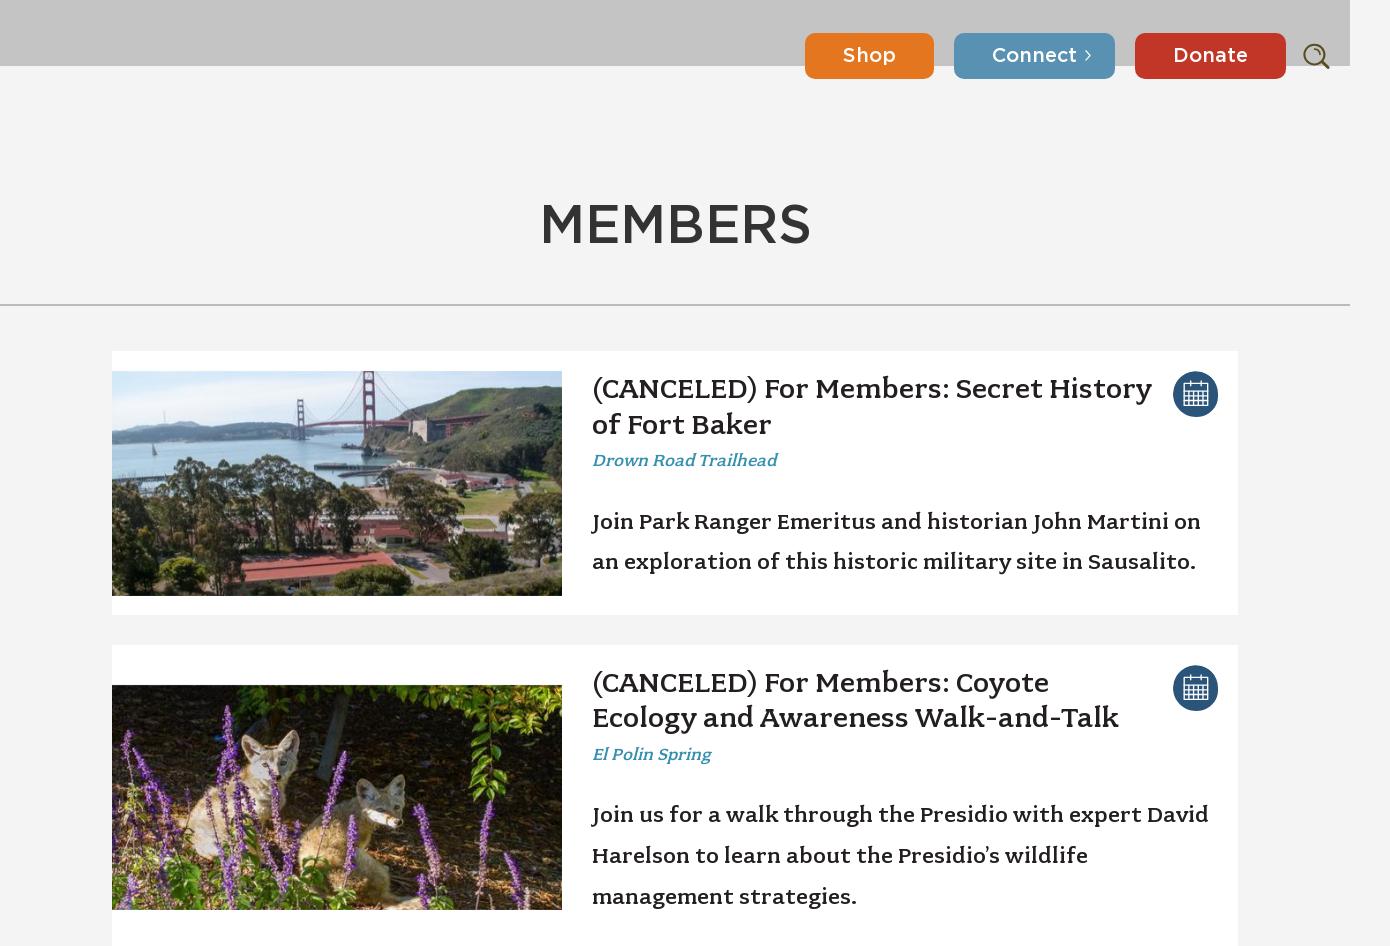 Image resolution: width=1390 pixels, height=946 pixels. I want to click on 'Volunteer', so click(541, 31).